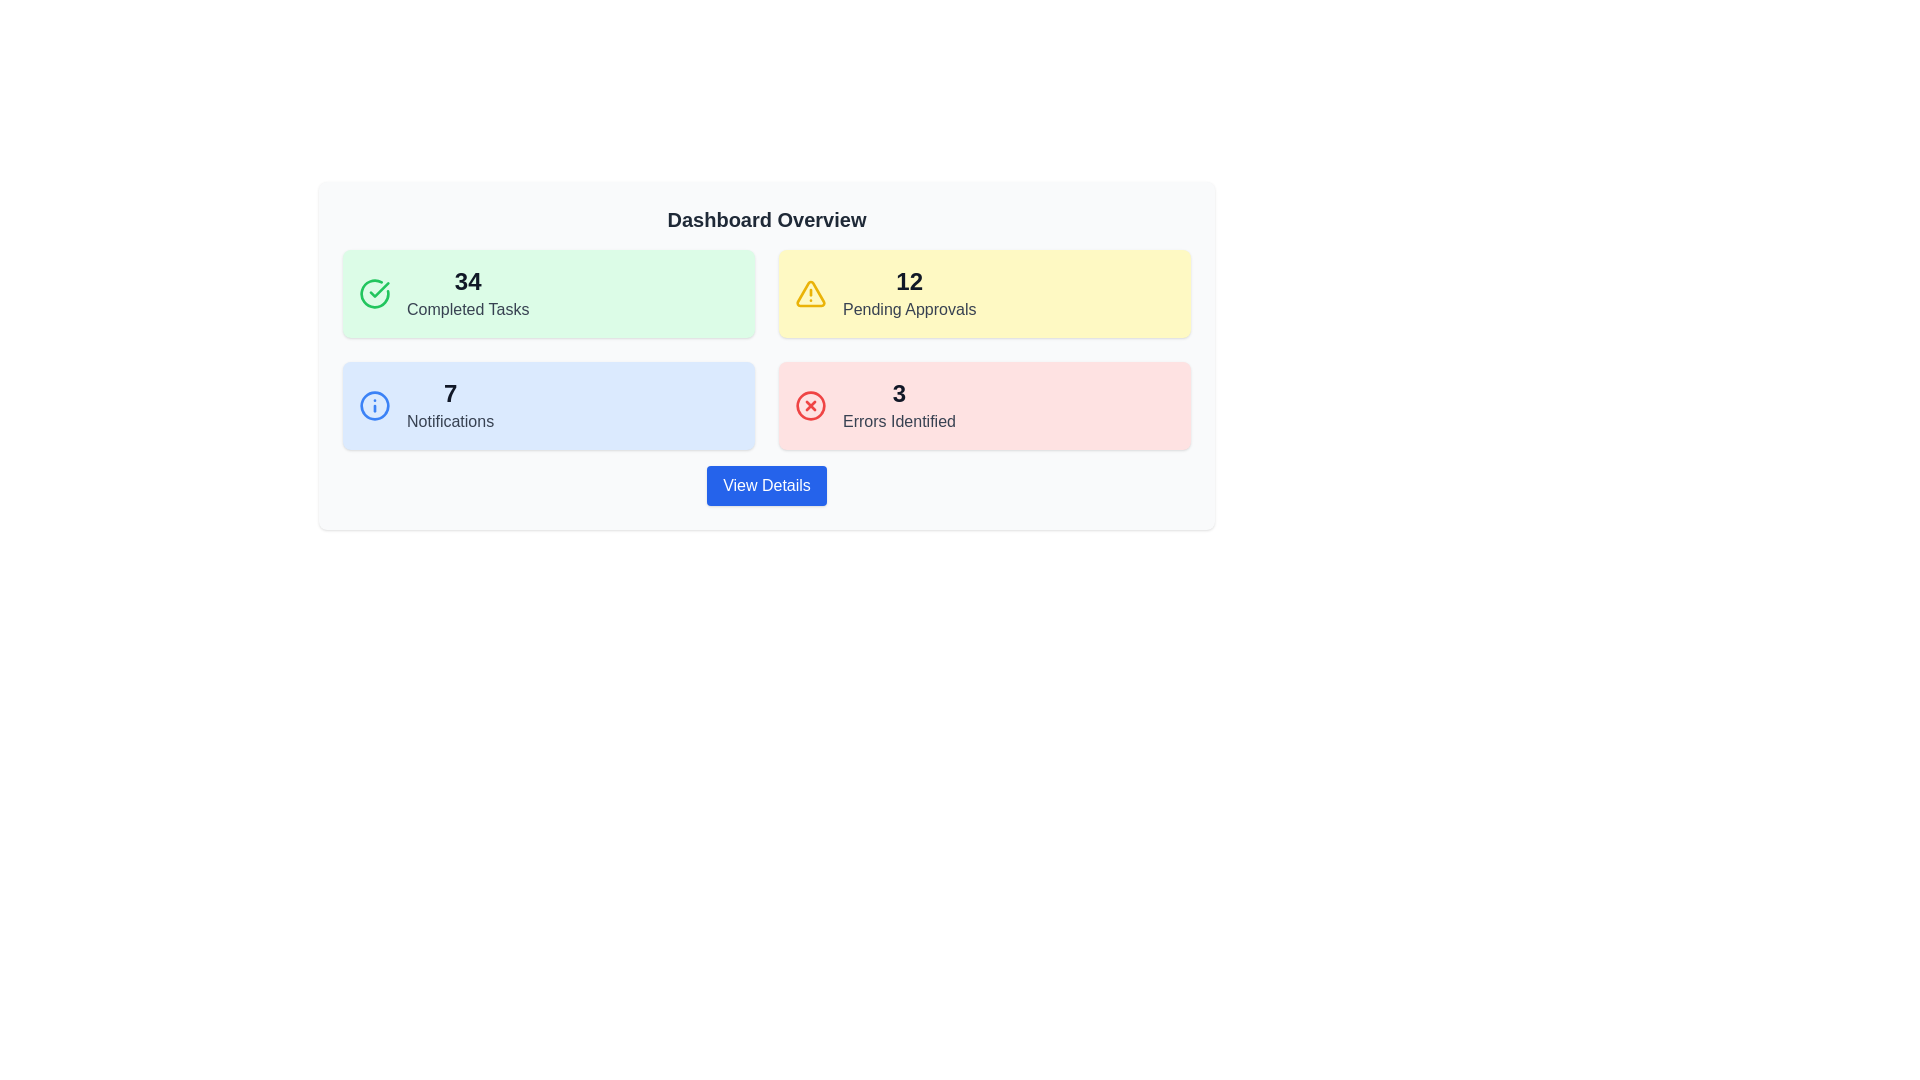 Image resolution: width=1920 pixels, height=1080 pixels. What do you see at coordinates (908, 309) in the screenshot?
I see `the text label that provides descriptive information below the number '12' on the yellow card in the top-right quadrant of the dashboard interface` at bounding box center [908, 309].